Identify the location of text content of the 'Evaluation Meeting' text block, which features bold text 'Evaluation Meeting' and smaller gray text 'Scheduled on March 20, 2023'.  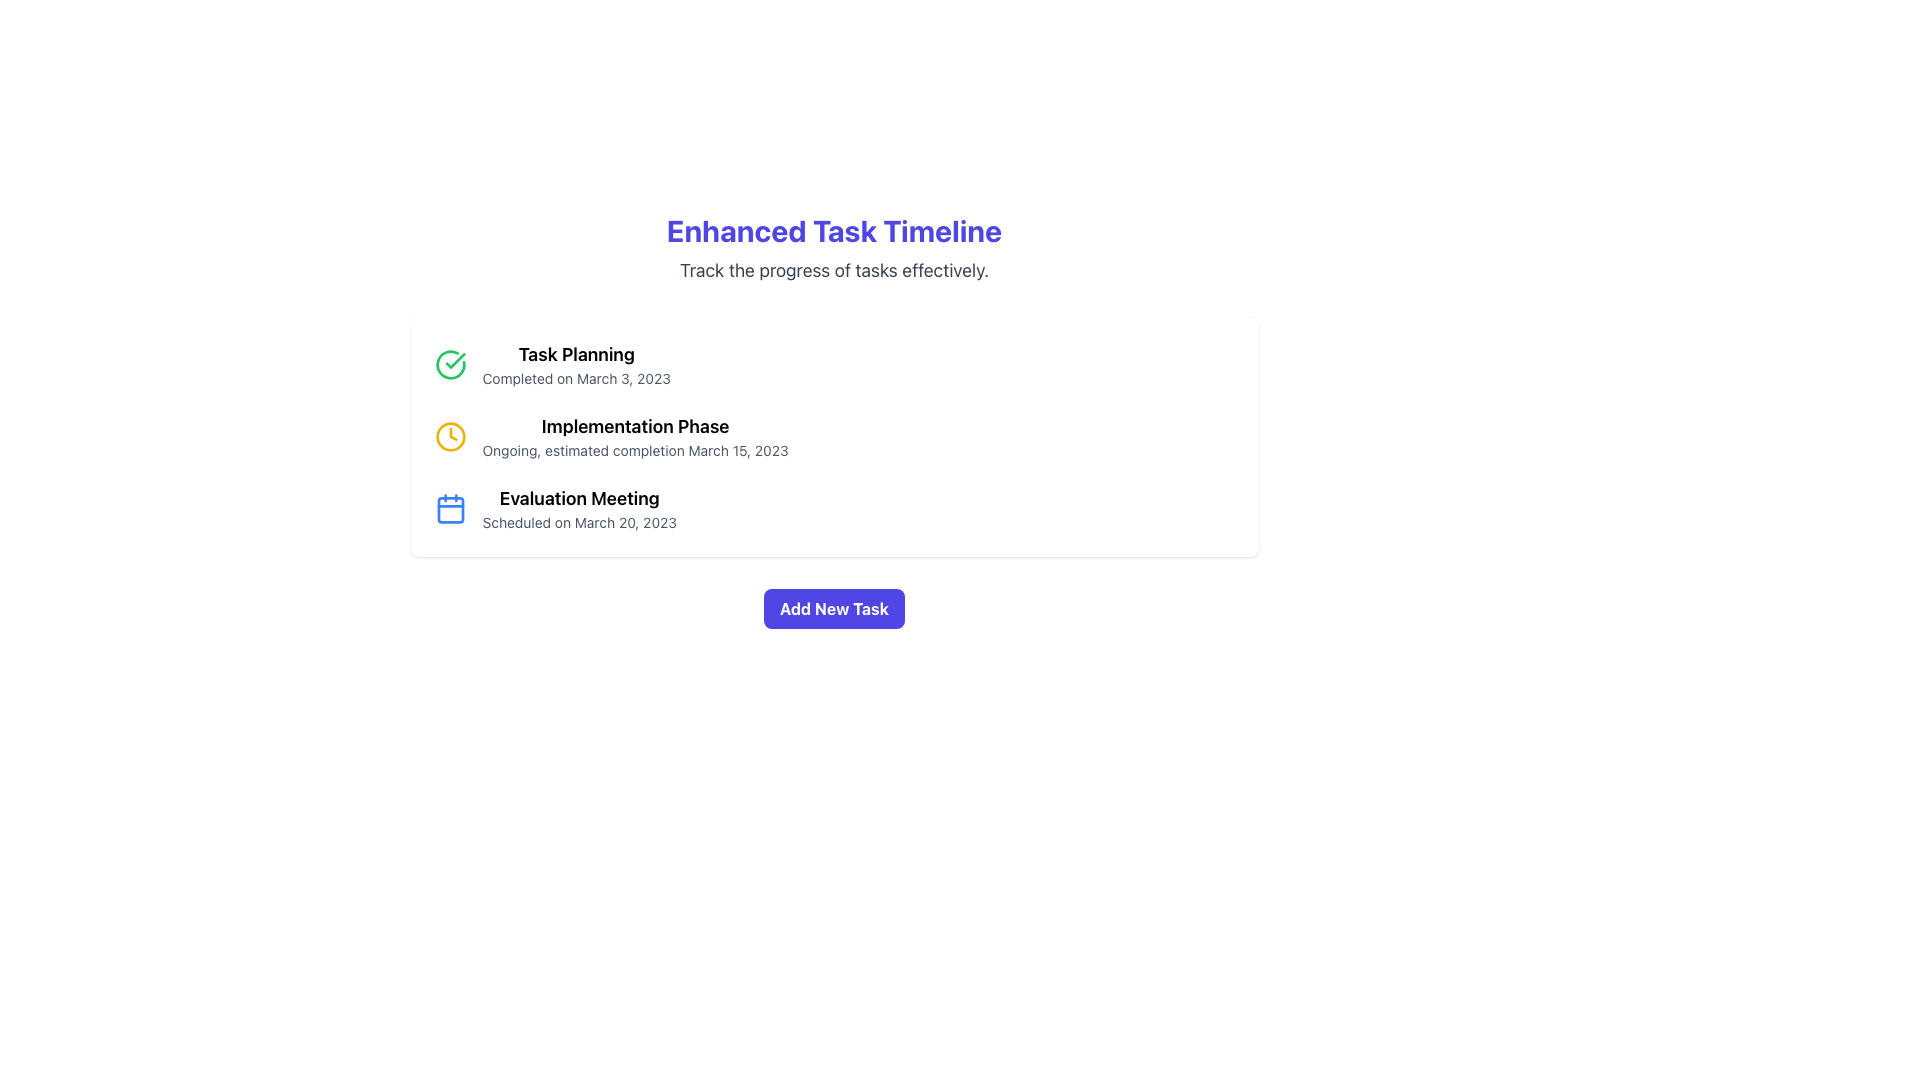
(578, 508).